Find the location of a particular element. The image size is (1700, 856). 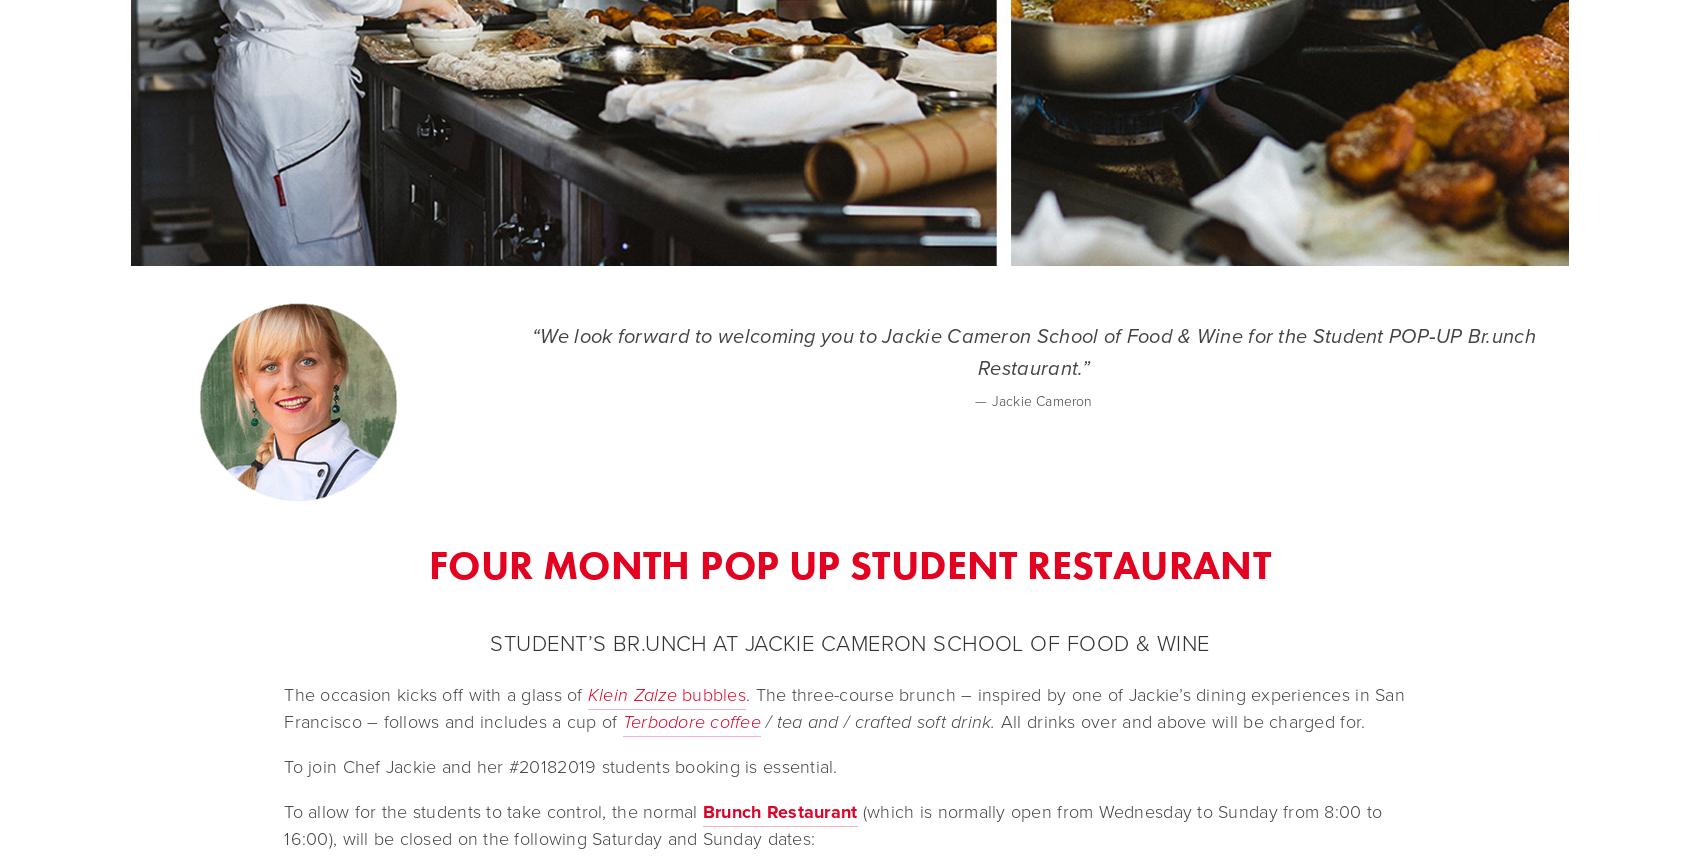

'Brunch Restaurant' is located at coordinates (701, 812).